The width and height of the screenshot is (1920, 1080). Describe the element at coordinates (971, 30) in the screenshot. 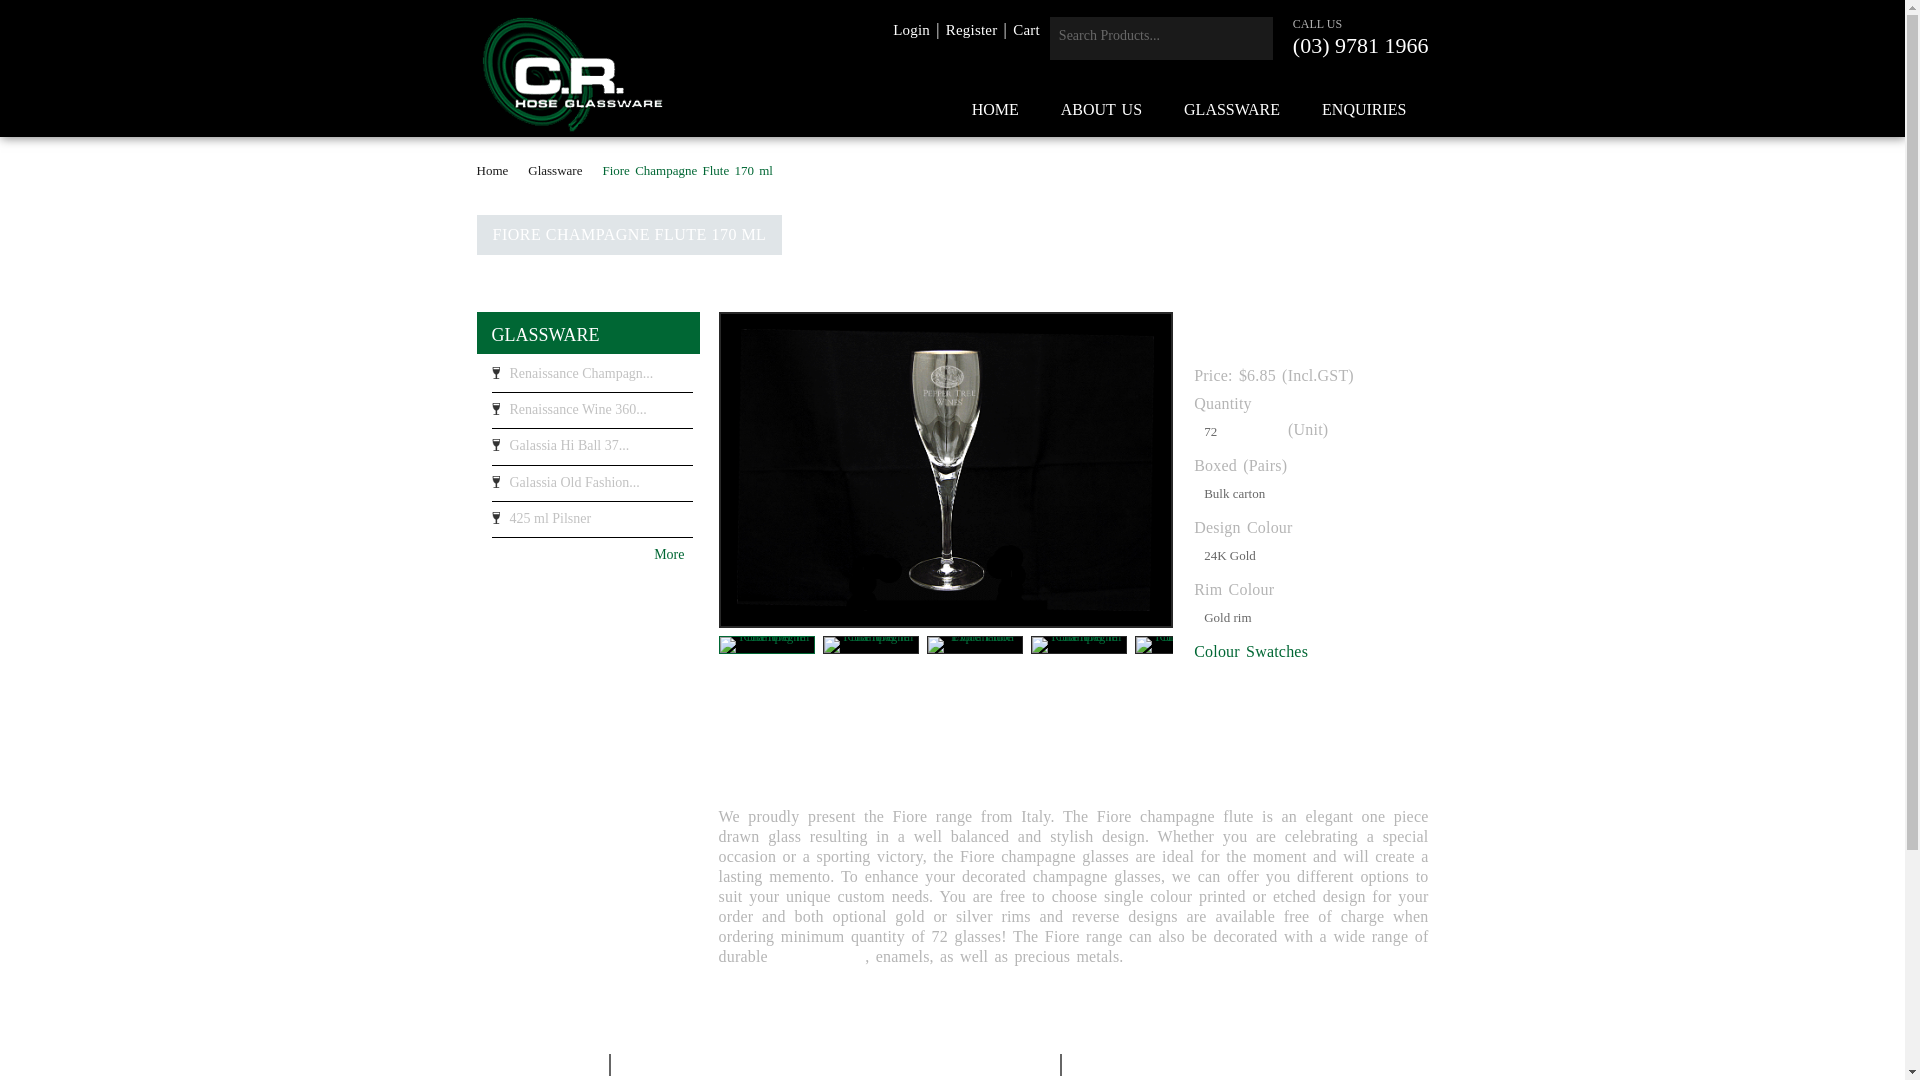

I see `'Register'` at that location.